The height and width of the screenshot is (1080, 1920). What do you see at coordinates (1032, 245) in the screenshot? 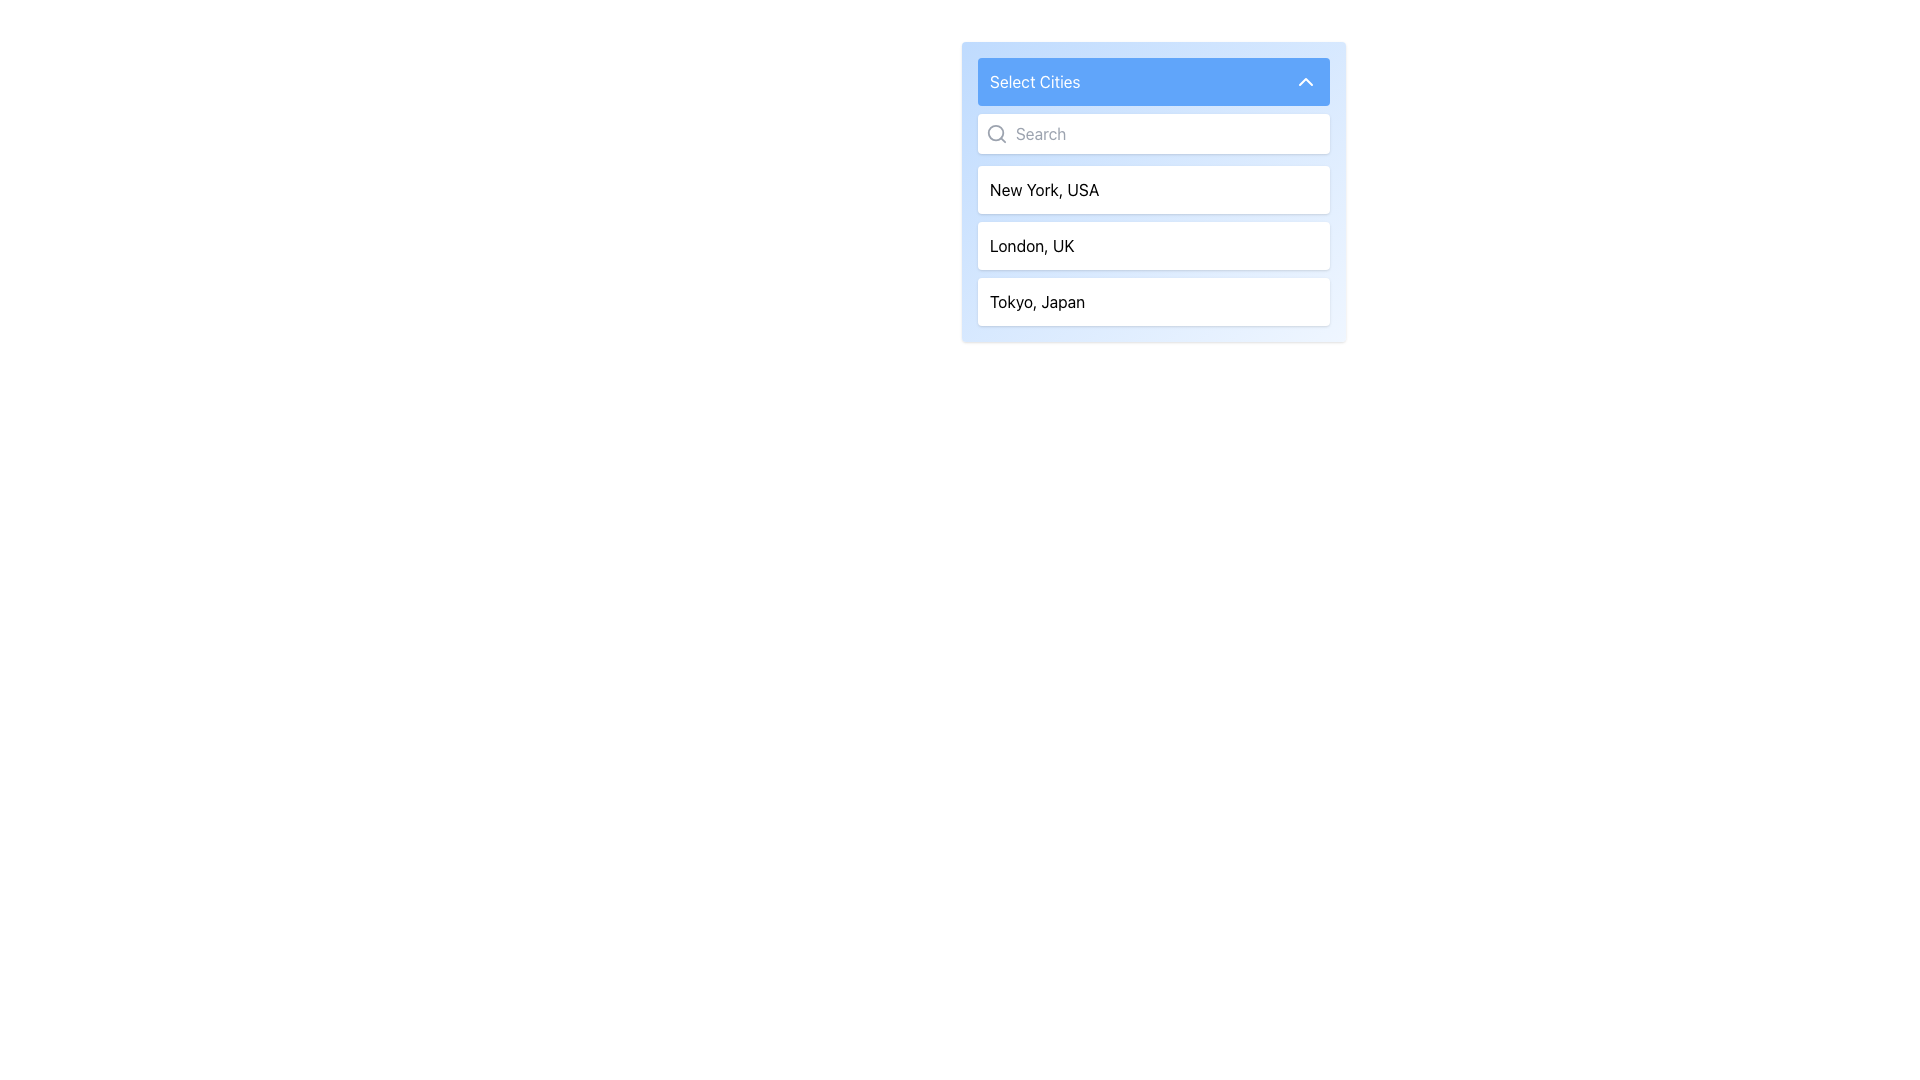
I see `the selectable city option 'London, UK' in the dropdown menu labeled 'Select Cities'` at bounding box center [1032, 245].